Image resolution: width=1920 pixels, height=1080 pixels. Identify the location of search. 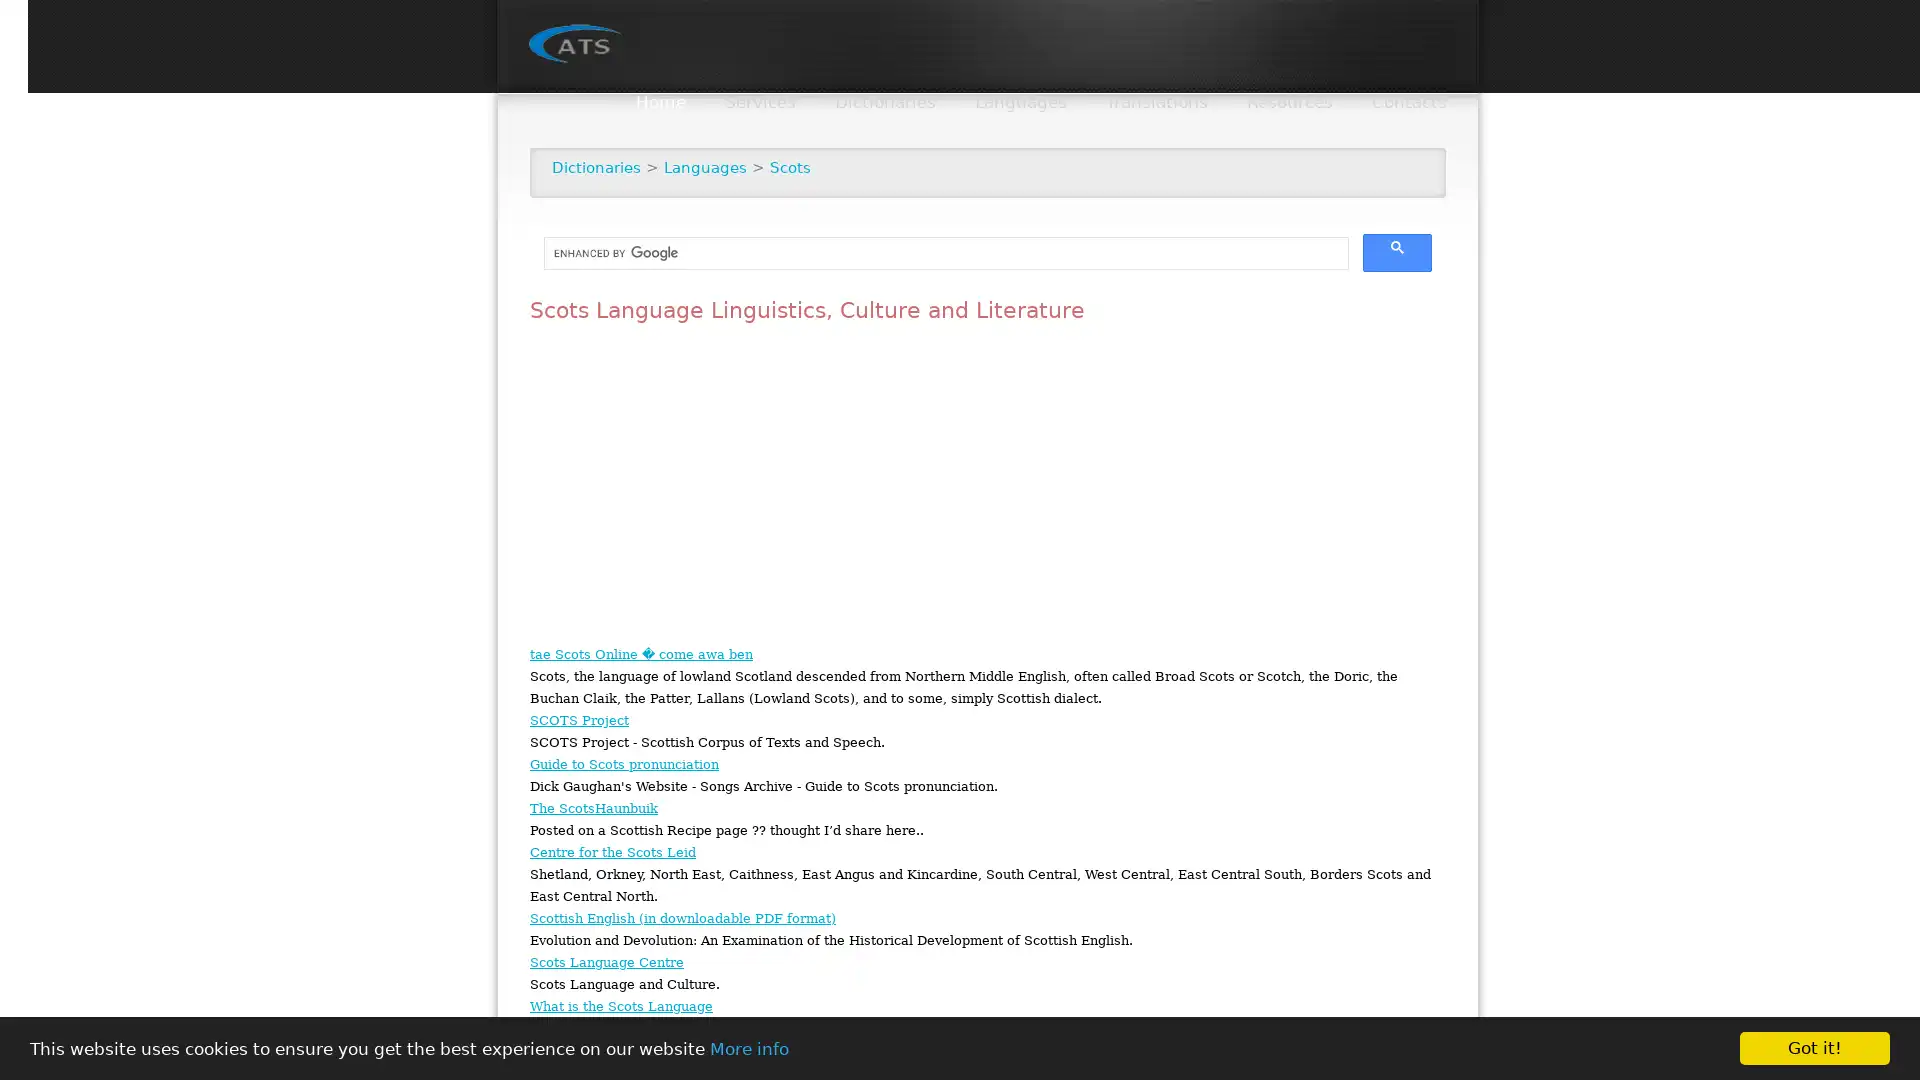
(1396, 252).